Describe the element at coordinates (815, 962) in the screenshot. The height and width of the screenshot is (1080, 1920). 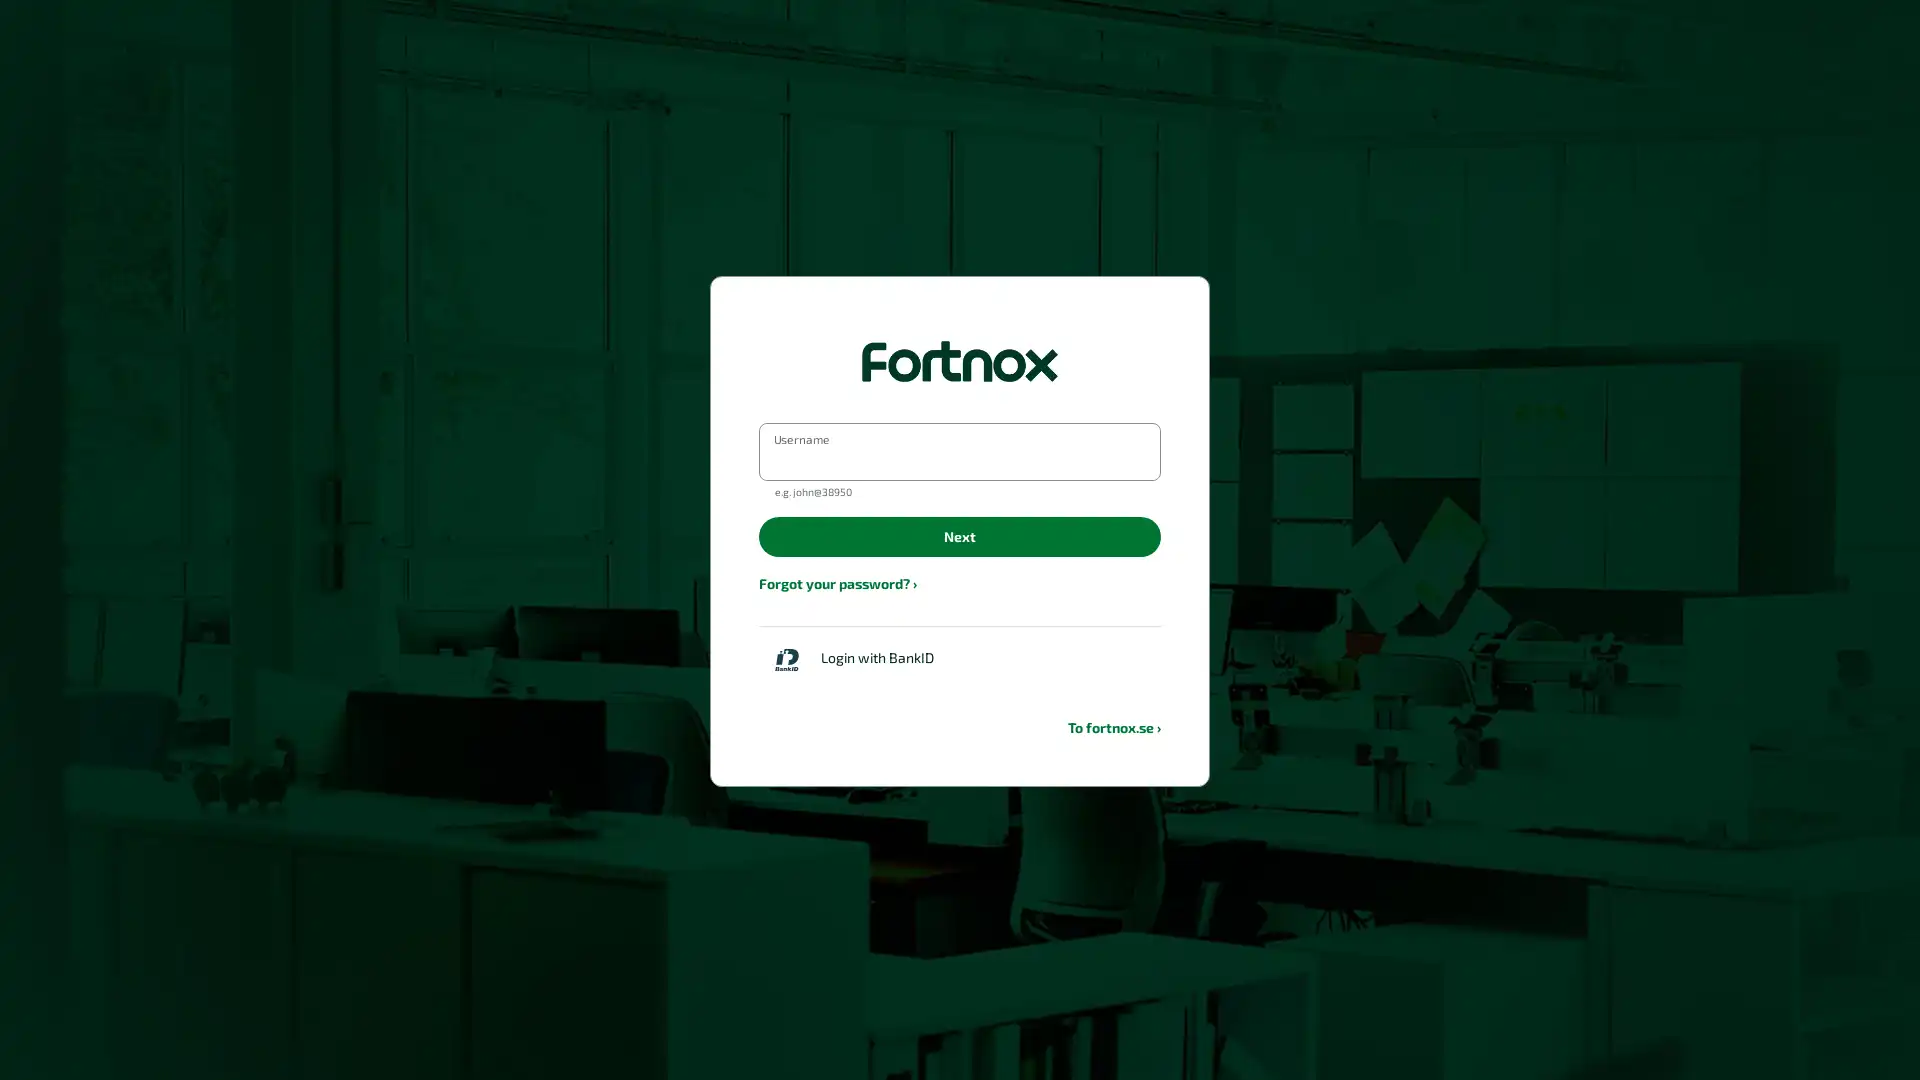
I see `Back` at that location.